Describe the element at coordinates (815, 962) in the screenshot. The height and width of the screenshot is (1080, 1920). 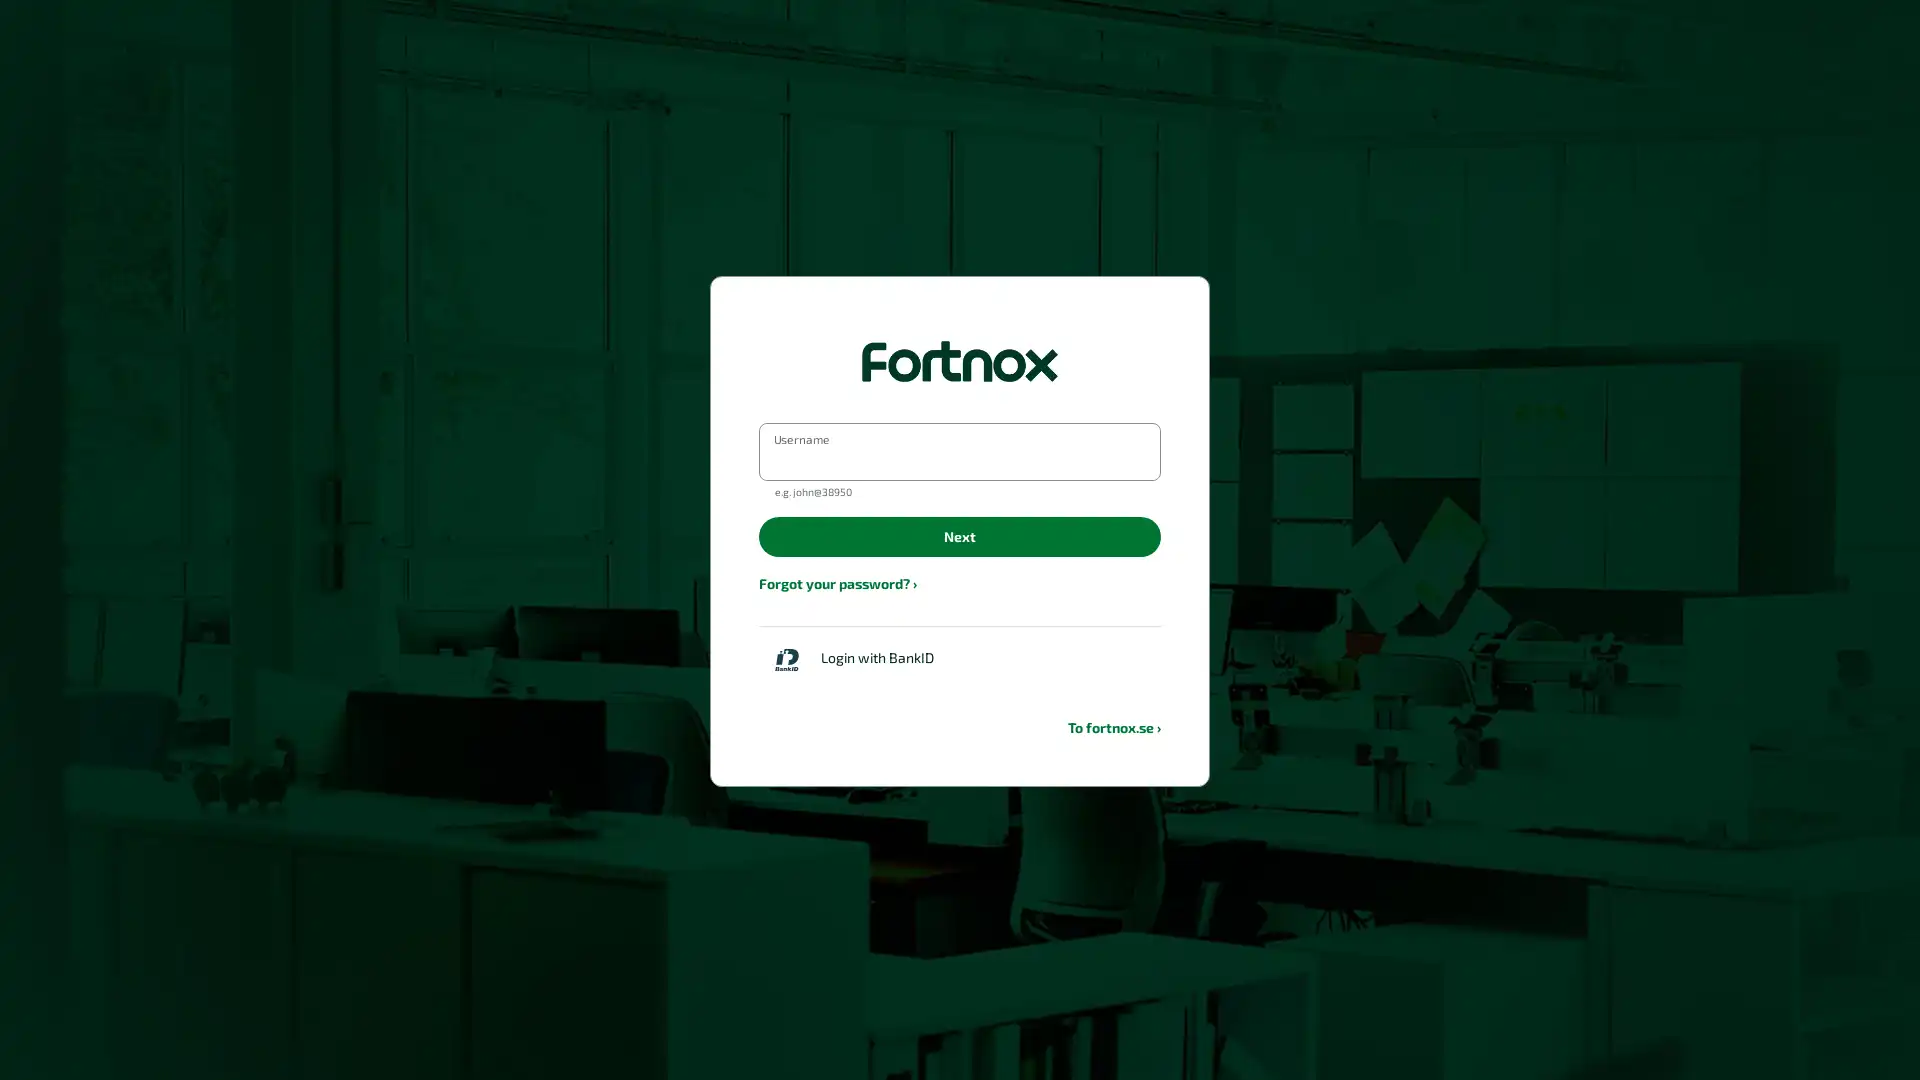
I see `Back` at that location.